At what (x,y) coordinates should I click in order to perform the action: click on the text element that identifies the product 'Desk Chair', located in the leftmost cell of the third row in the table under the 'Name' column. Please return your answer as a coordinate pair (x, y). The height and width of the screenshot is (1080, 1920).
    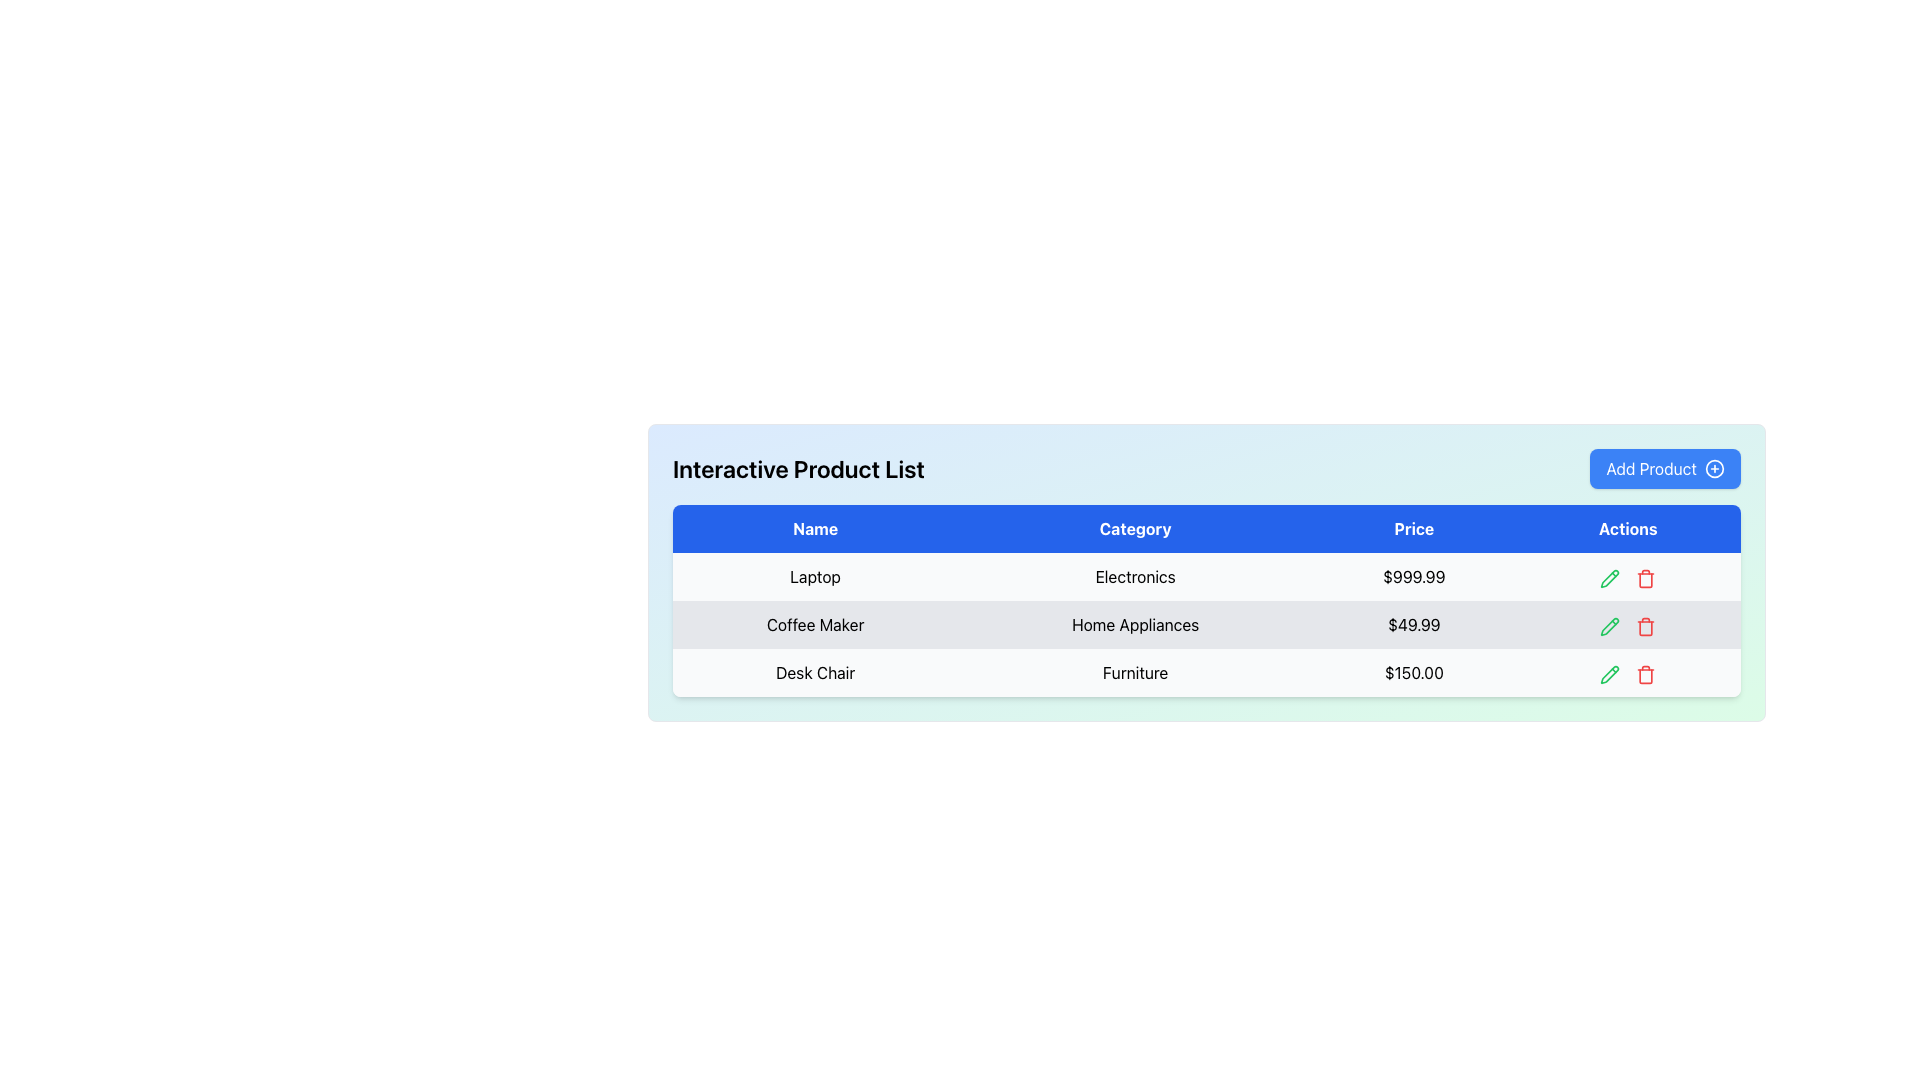
    Looking at the image, I should click on (815, 672).